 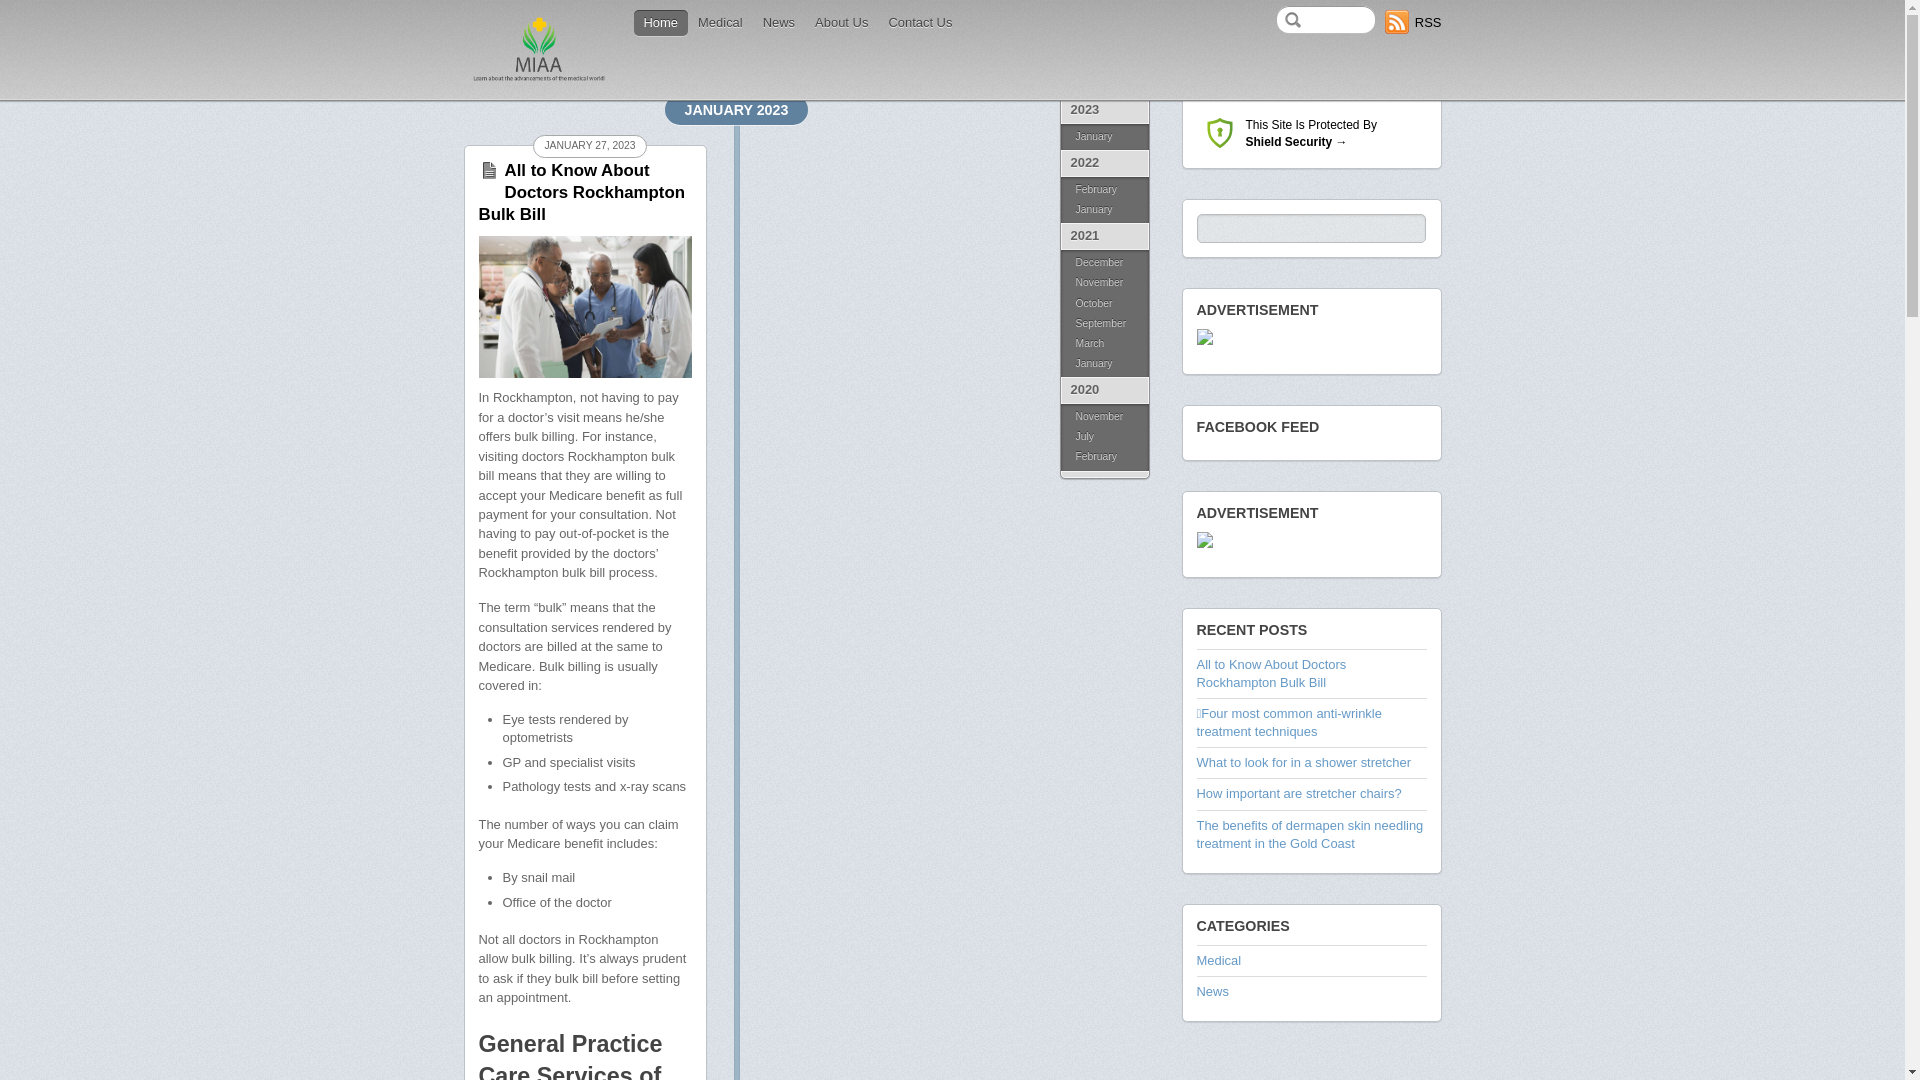 What do you see at coordinates (1195, 762) in the screenshot?
I see `'What to look for in a shower stretcher'` at bounding box center [1195, 762].